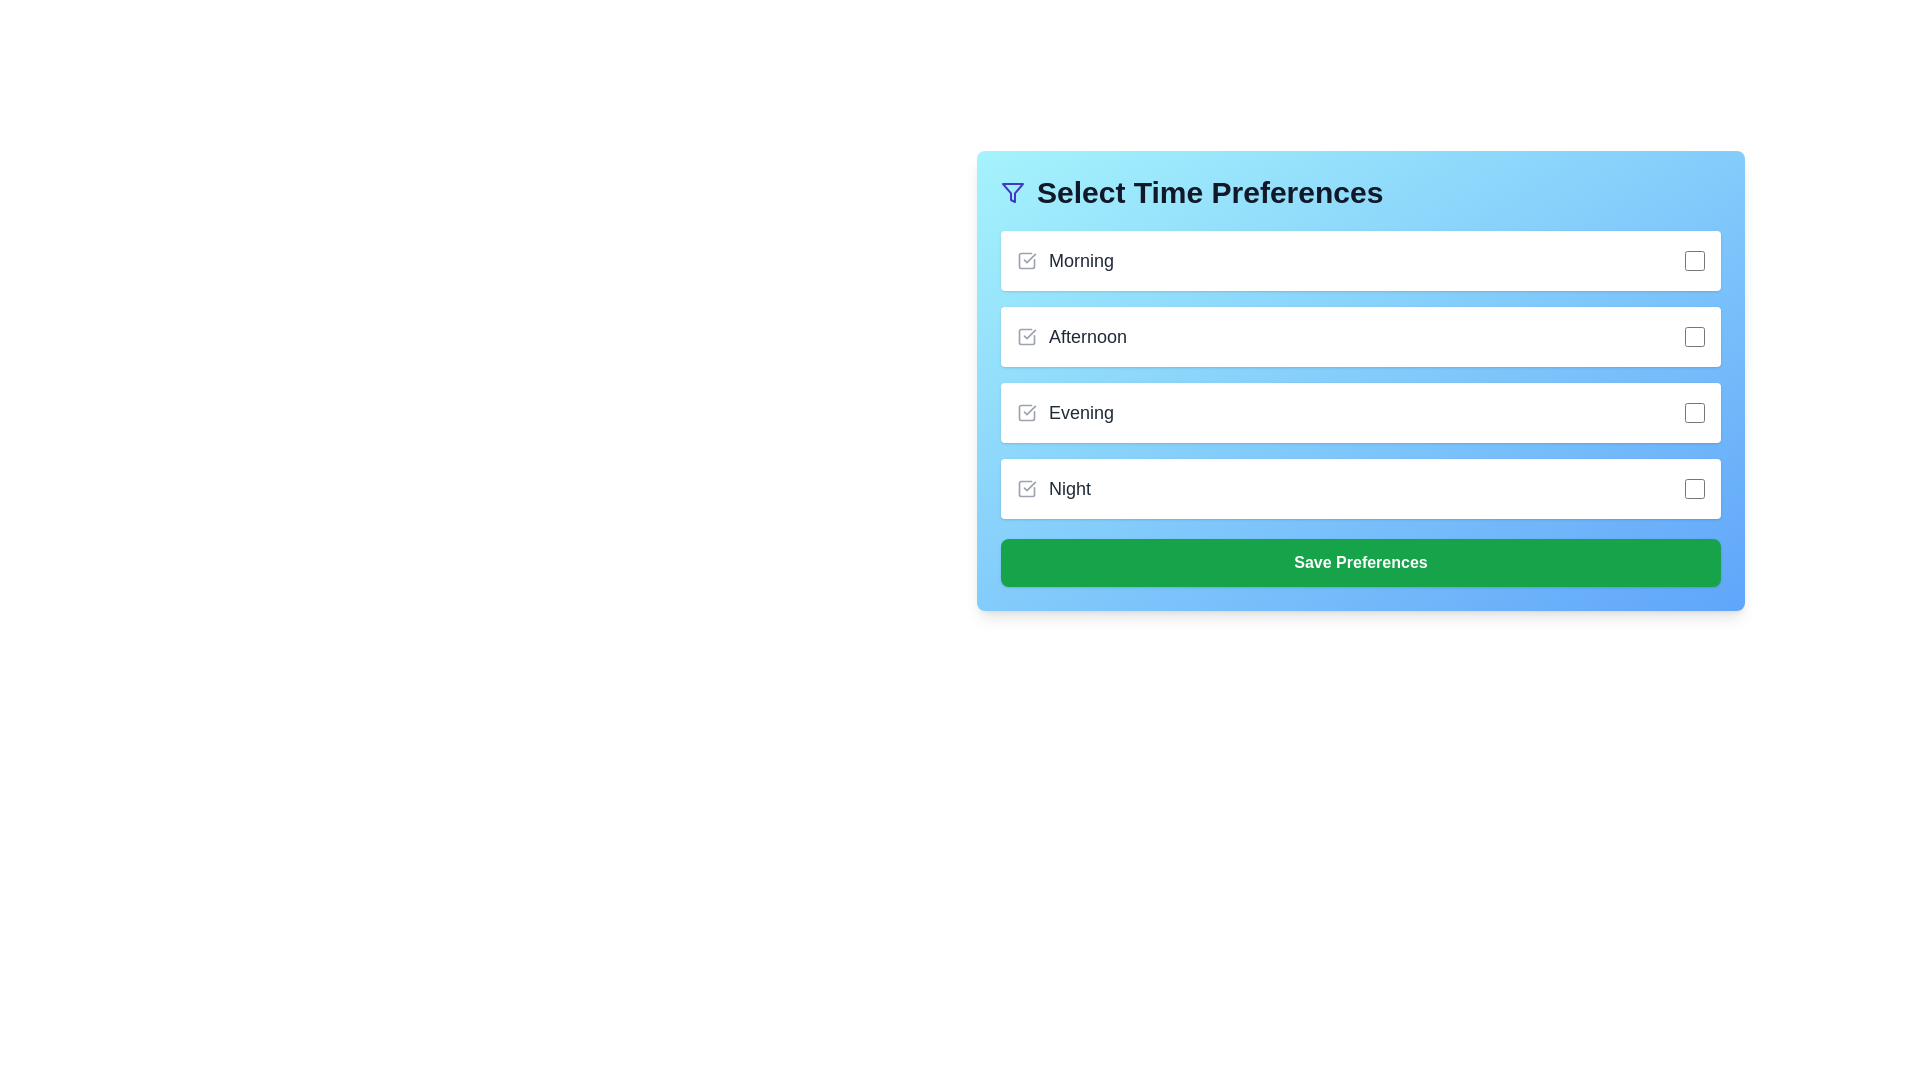  I want to click on the filtering icon located to the left of 'Select Time Preferences' in the header section, which visually indicates the ability to refine or adjust time options, so click(1012, 192).